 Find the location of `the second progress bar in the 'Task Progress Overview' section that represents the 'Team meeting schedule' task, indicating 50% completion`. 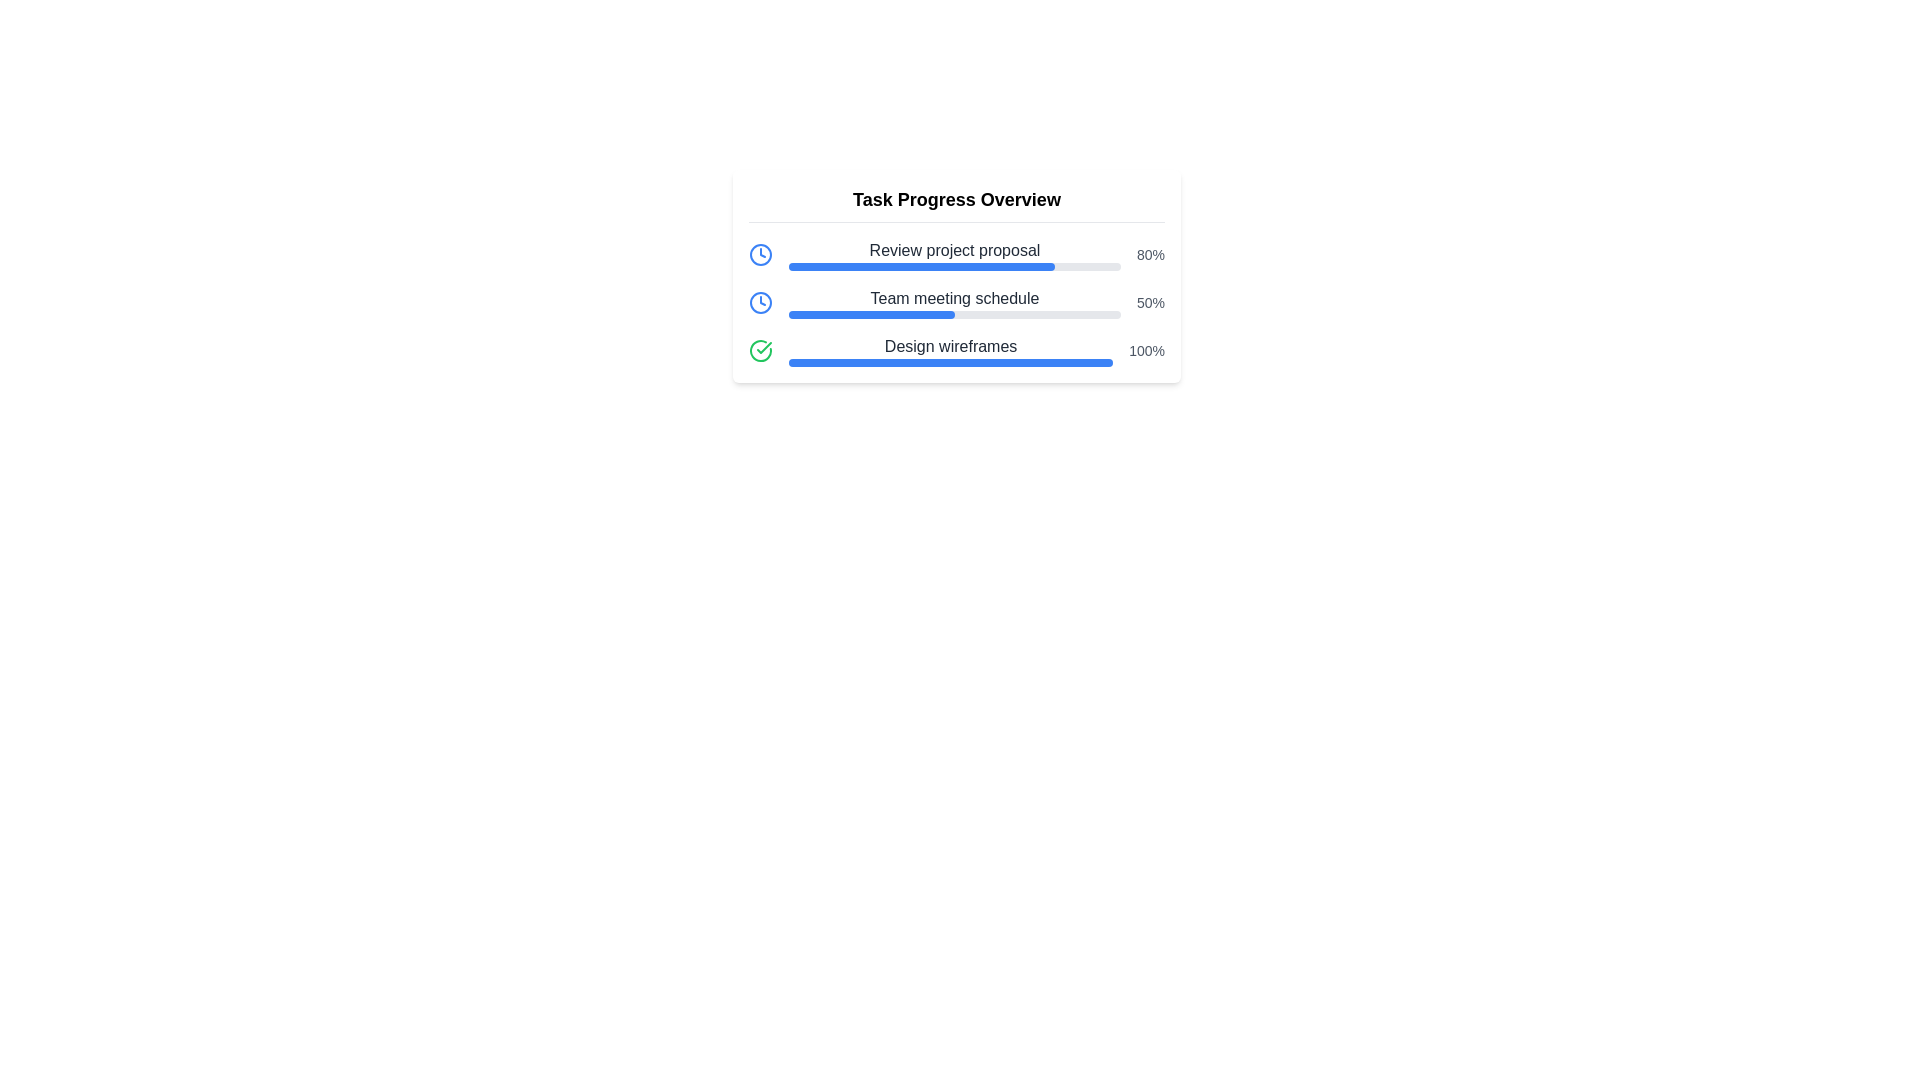

the second progress bar in the 'Task Progress Overview' section that represents the 'Team meeting schedule' task, indicating 50% completion is located at coordinates (954, 315).